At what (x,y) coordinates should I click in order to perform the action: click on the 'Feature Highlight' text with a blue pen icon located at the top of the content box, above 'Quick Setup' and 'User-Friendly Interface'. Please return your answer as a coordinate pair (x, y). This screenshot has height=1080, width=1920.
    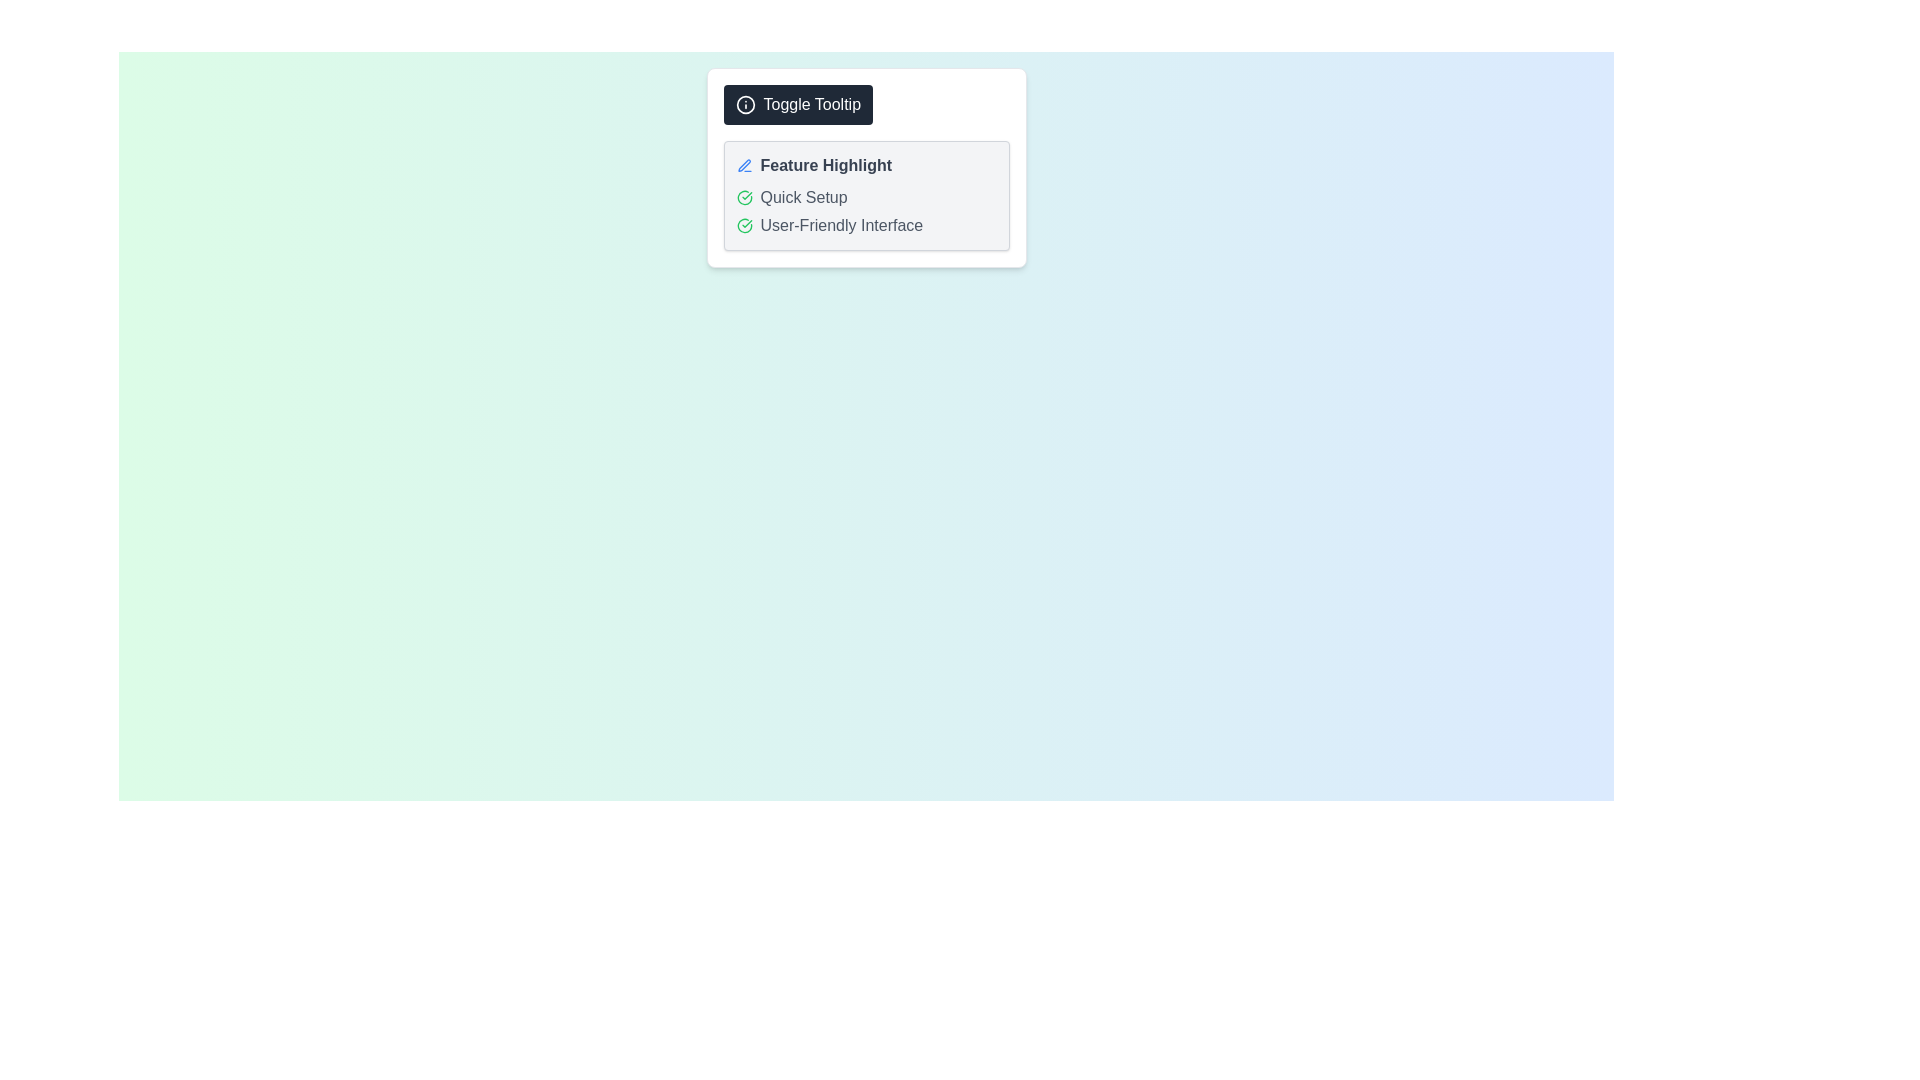
    Looking at the image, I should click on (866, 164).